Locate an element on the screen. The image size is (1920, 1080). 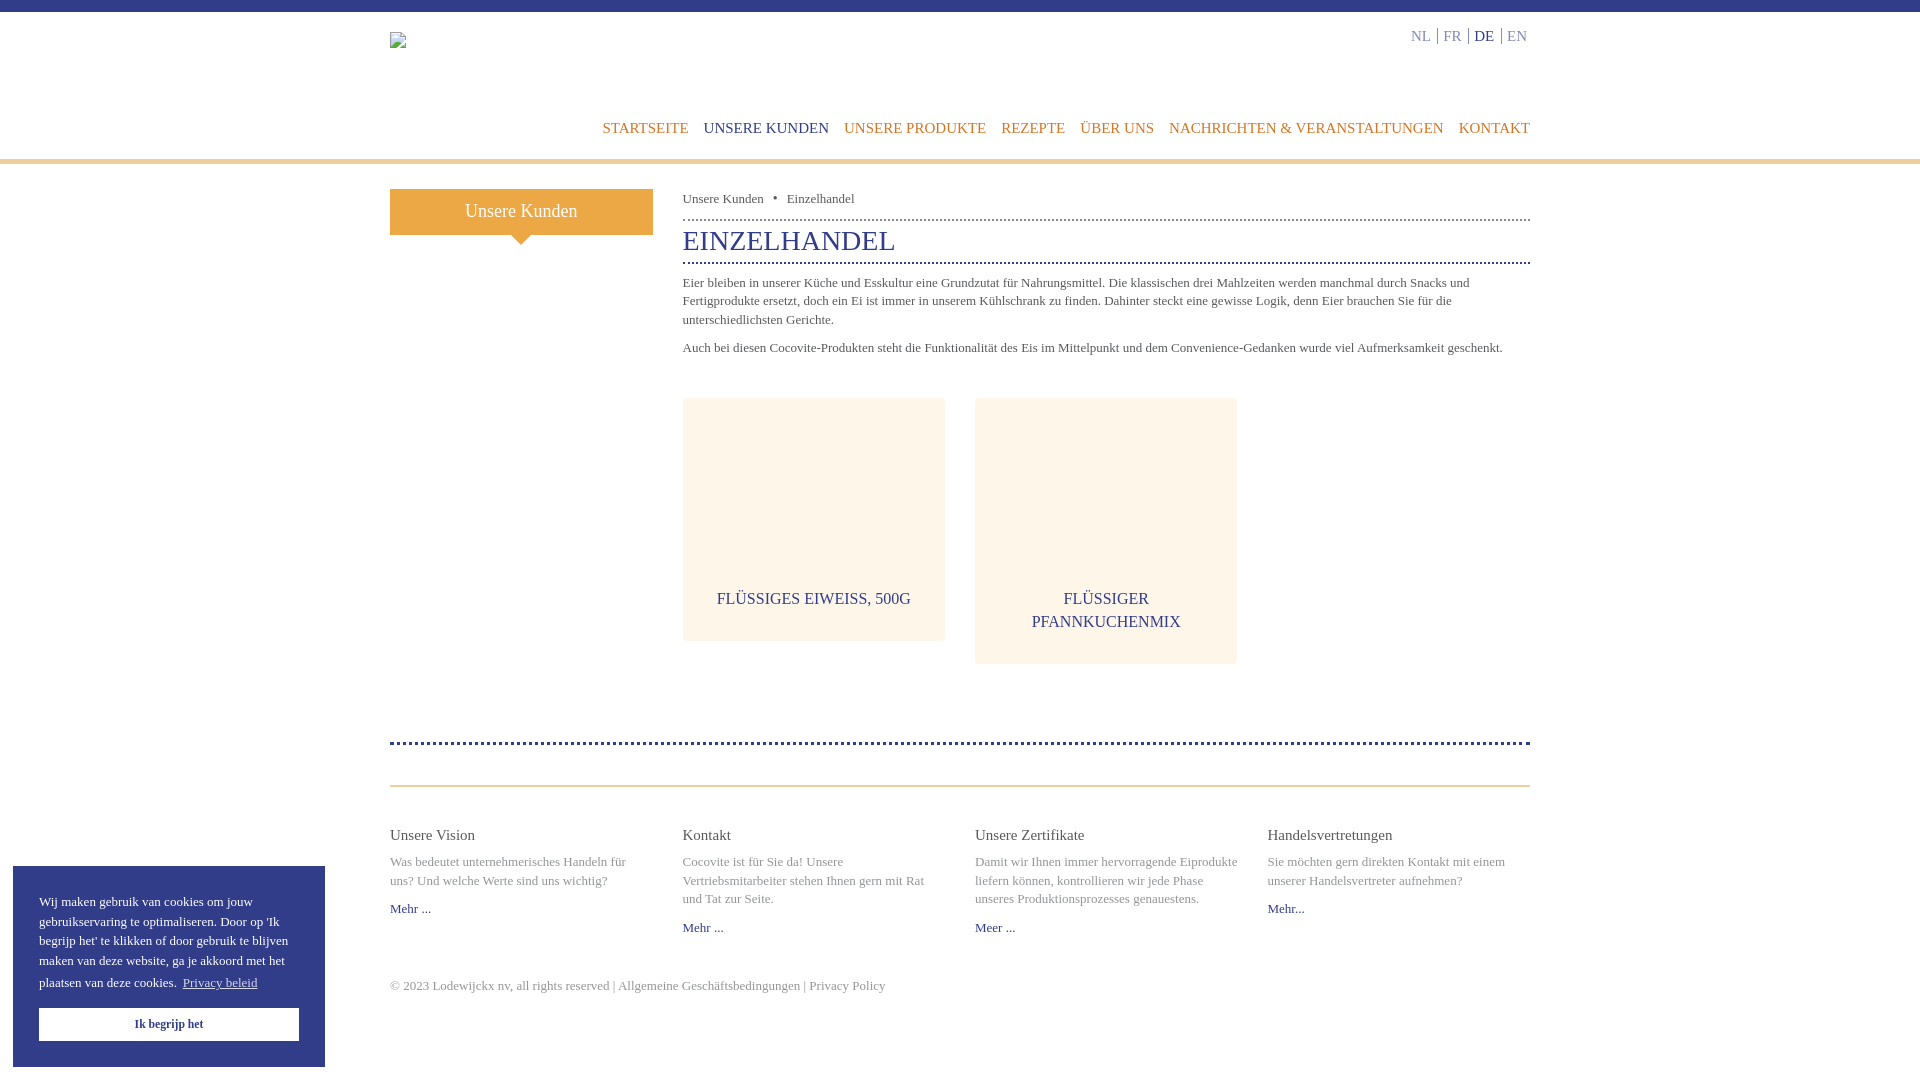
'Unsere Kunden' is located at coordinates (389, 212).